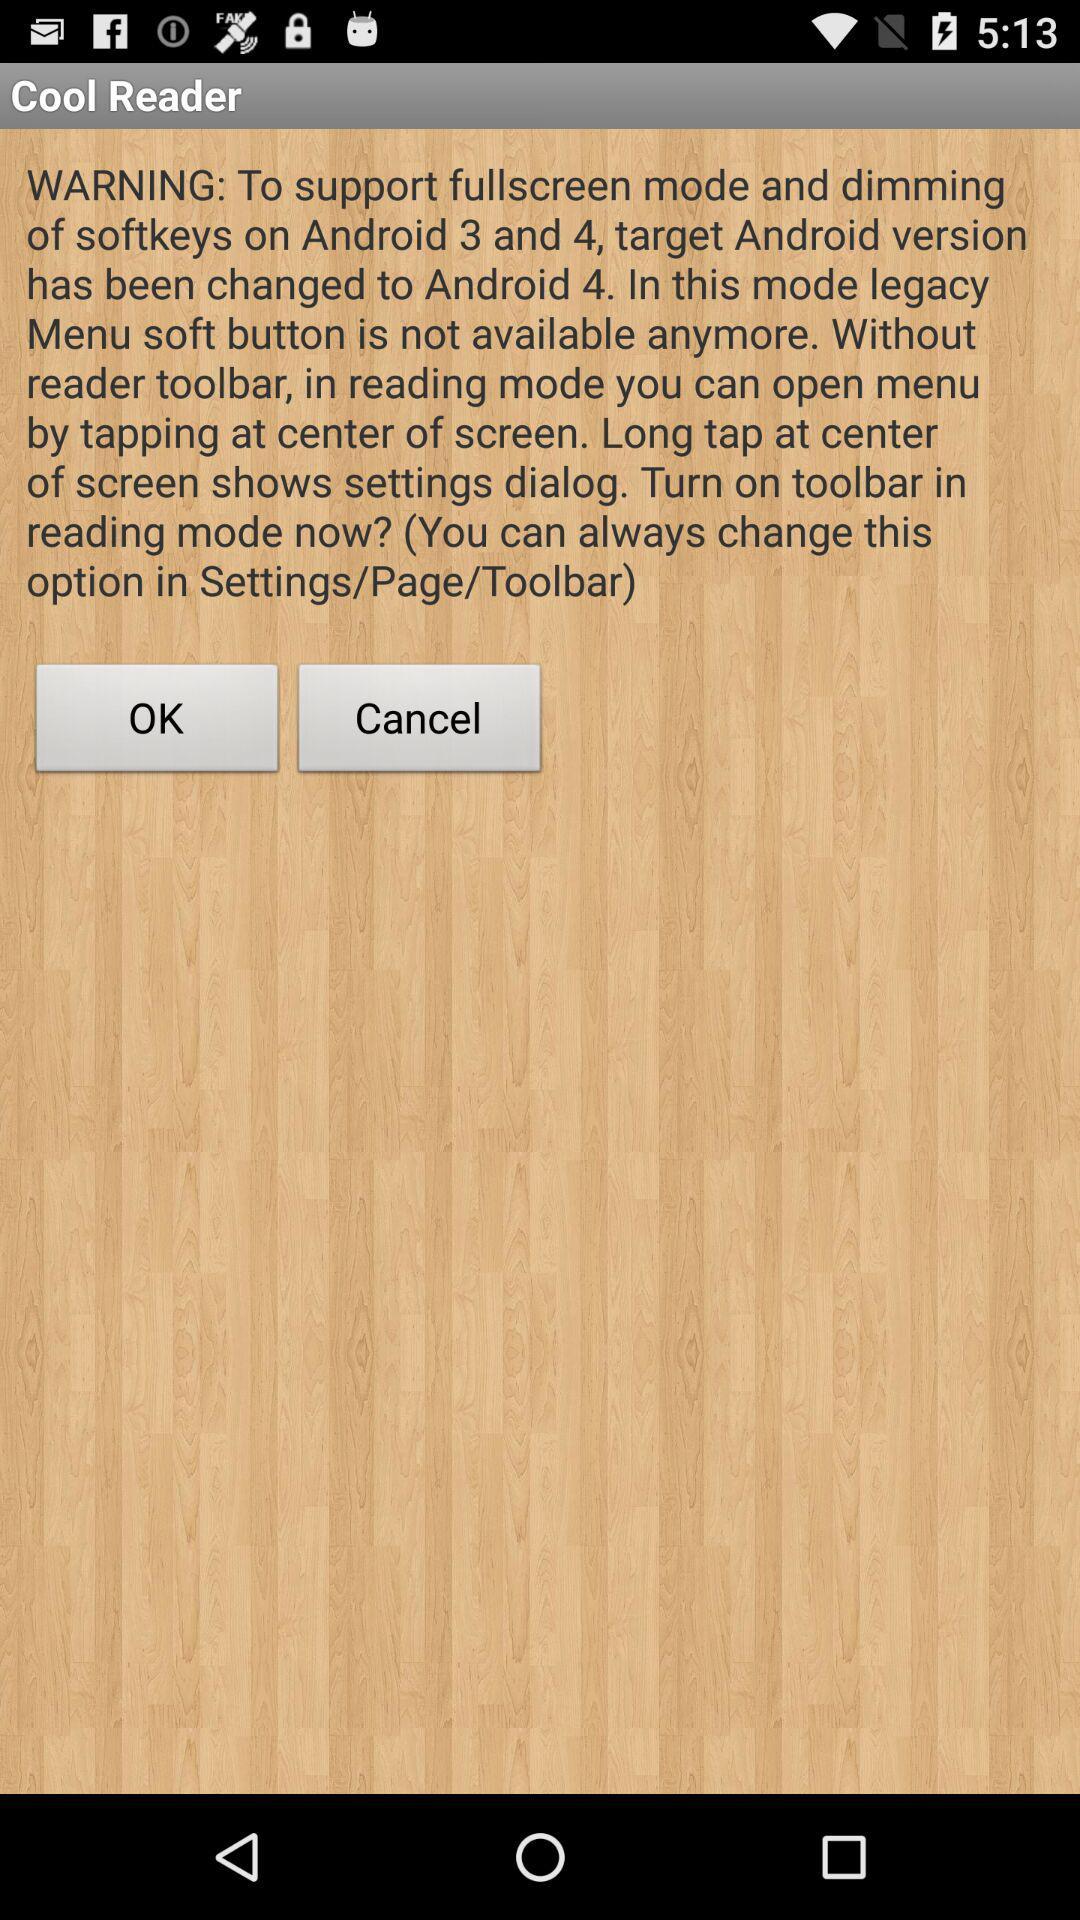  I want to click on ok item, so click(156, 722).